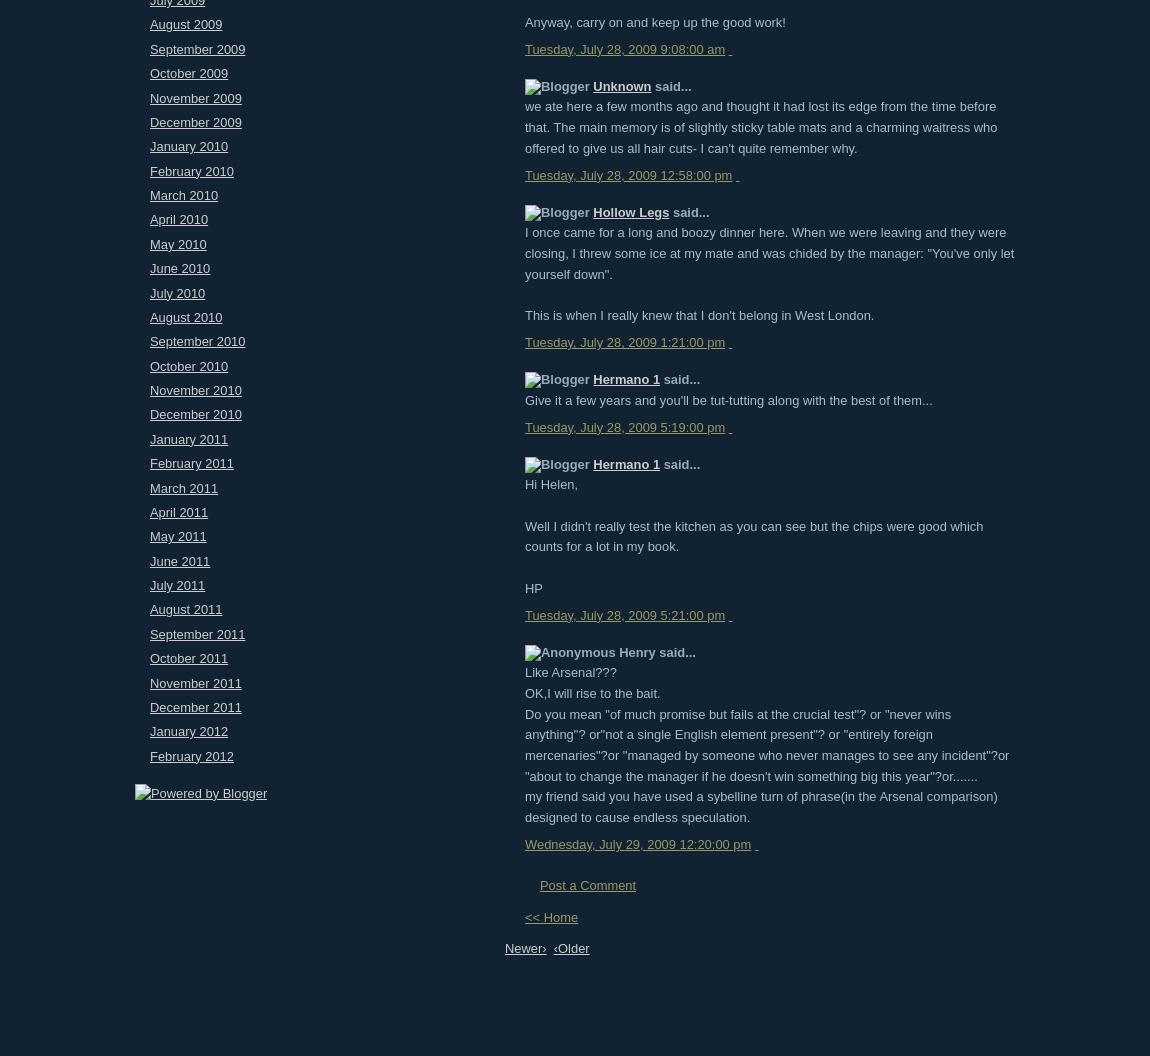  Describe the element at coordinates (190, 170) in the screenshot. I see `'February 2010'` at that location.